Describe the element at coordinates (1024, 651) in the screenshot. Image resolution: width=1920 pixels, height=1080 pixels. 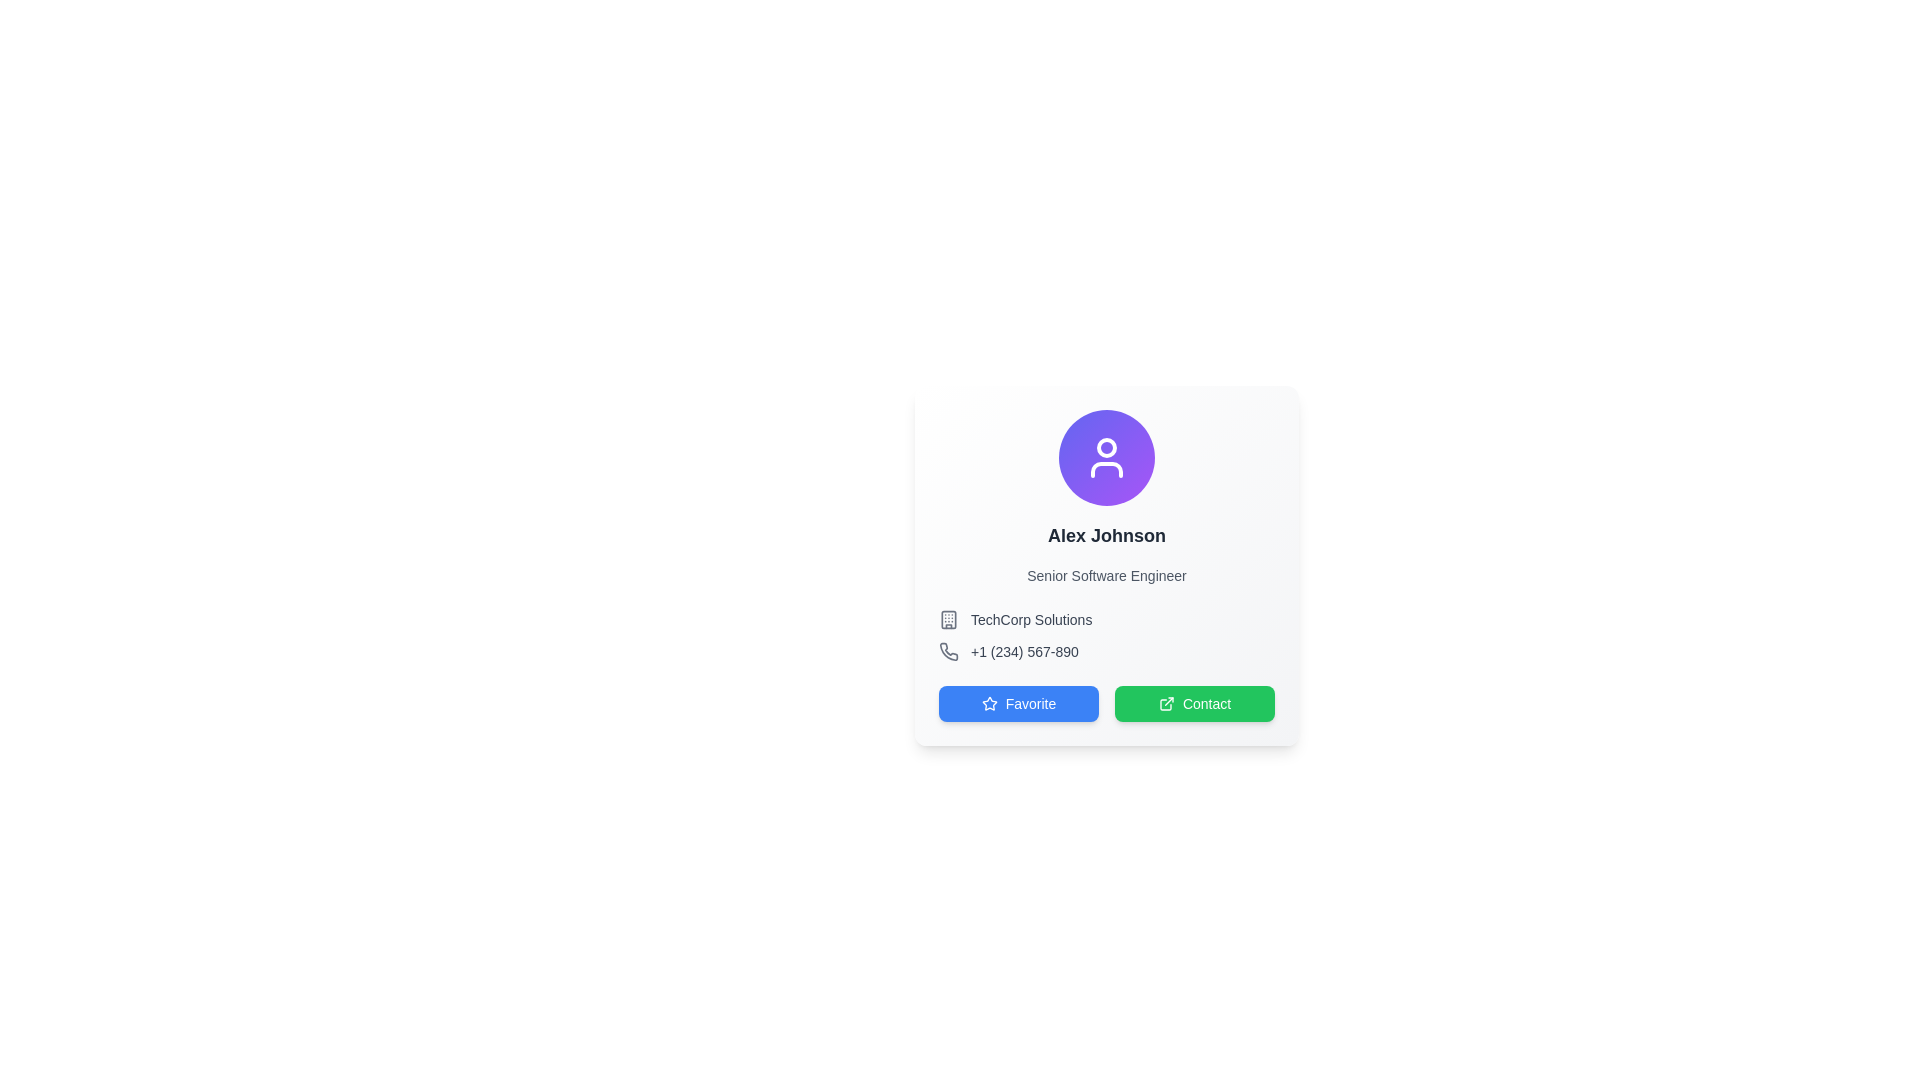
I see `the phone number text, which is styled with a smaller font size and gray color, located near a phone icon in the contact card` at that location.